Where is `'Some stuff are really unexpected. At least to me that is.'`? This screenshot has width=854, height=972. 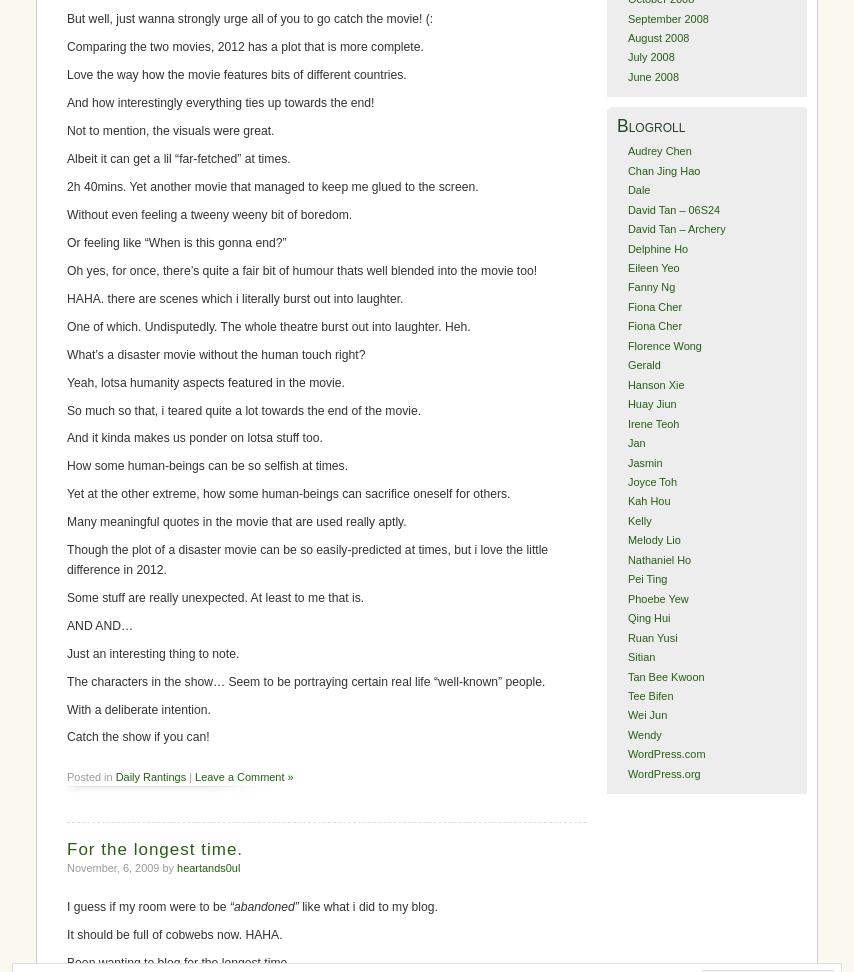 'Some stuff are really unexpected. At least to me that is.' is located at coordinates (215, 596).